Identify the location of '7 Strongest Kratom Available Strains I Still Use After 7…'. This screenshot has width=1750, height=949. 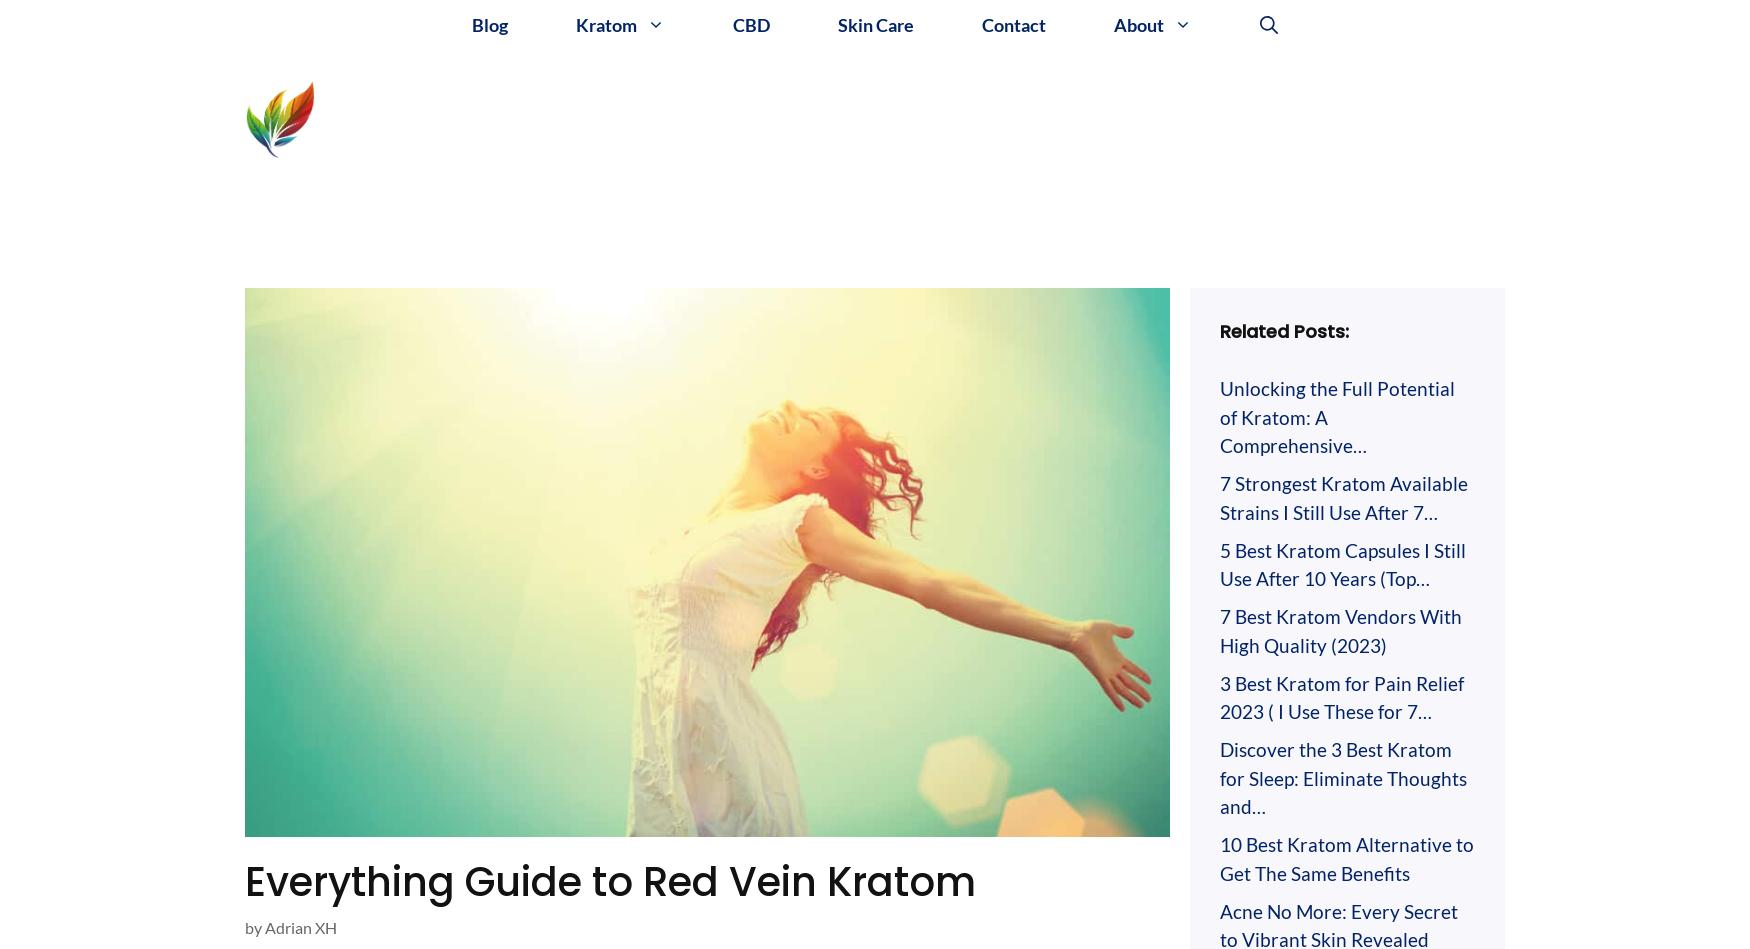
(1344, 496).